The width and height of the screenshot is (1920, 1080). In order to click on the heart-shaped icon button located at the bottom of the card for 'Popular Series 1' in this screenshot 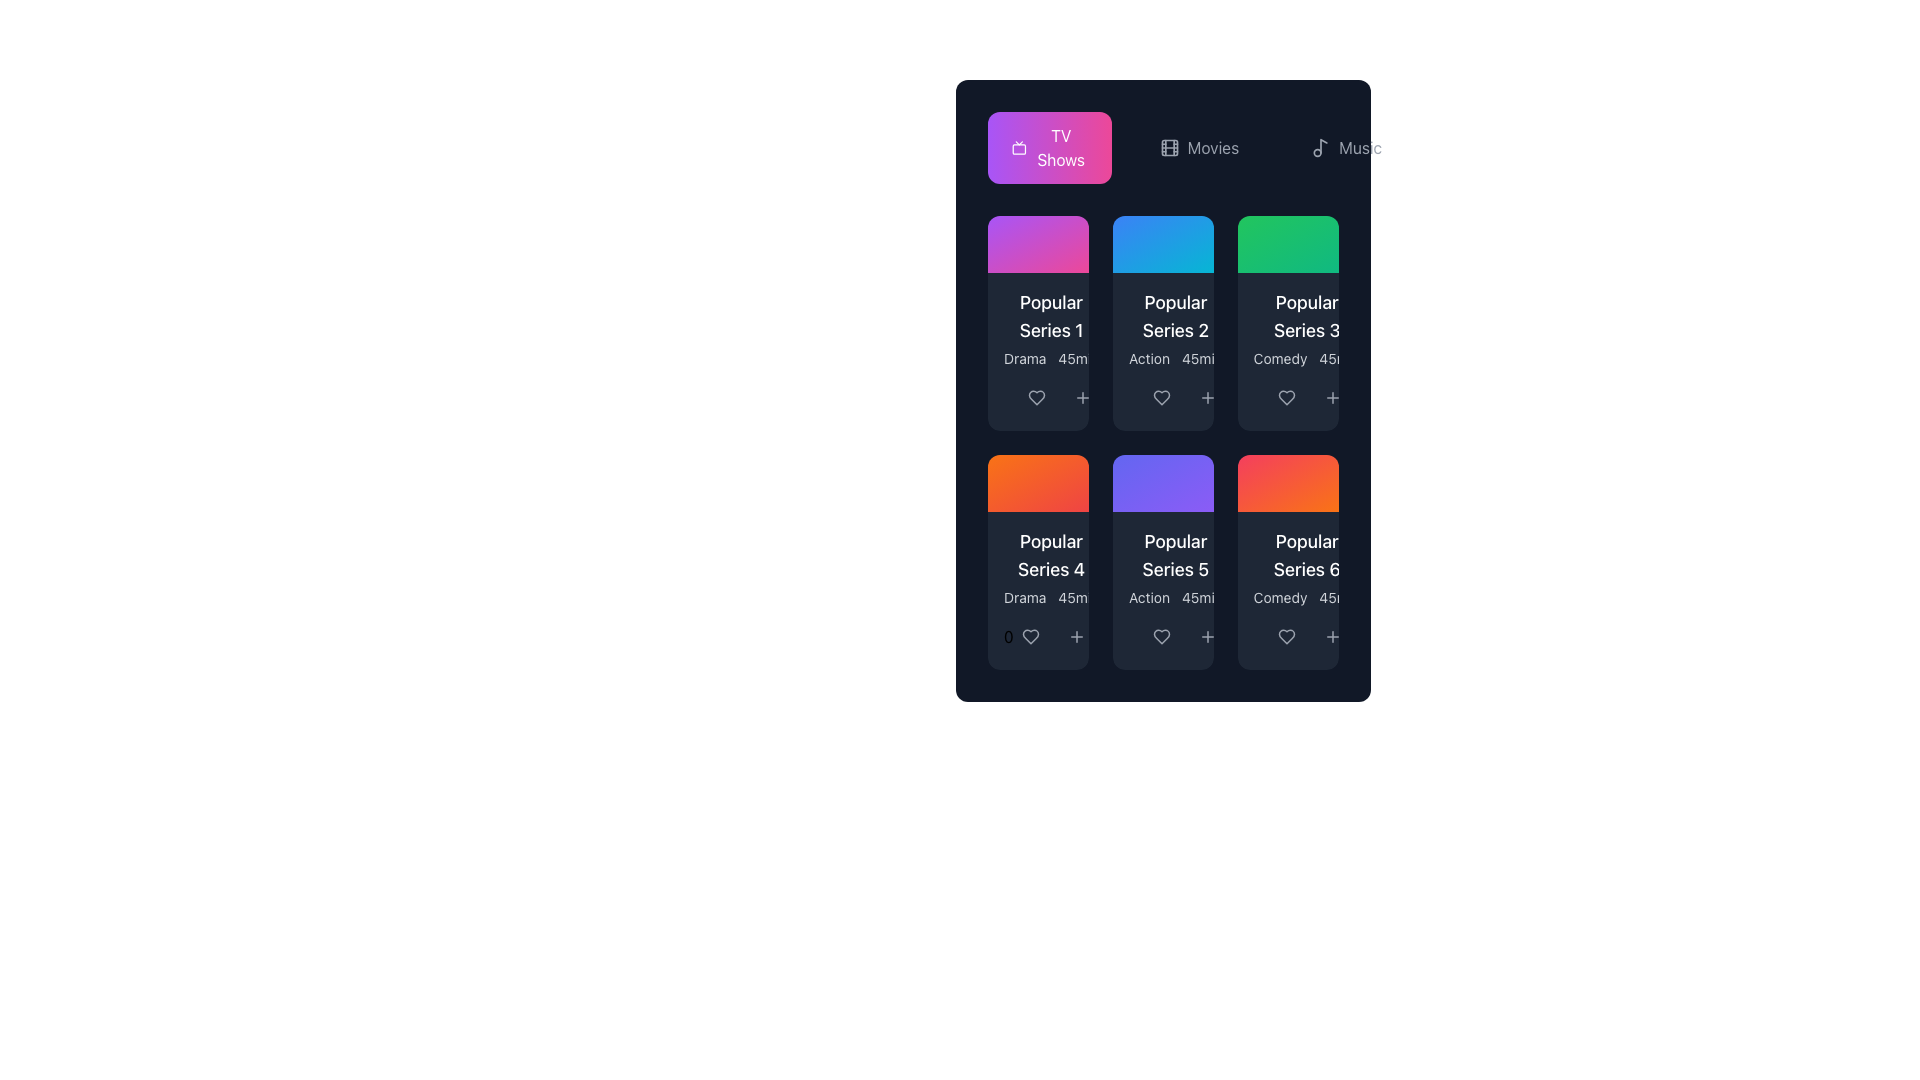, I will do `click(1036, 397)`.